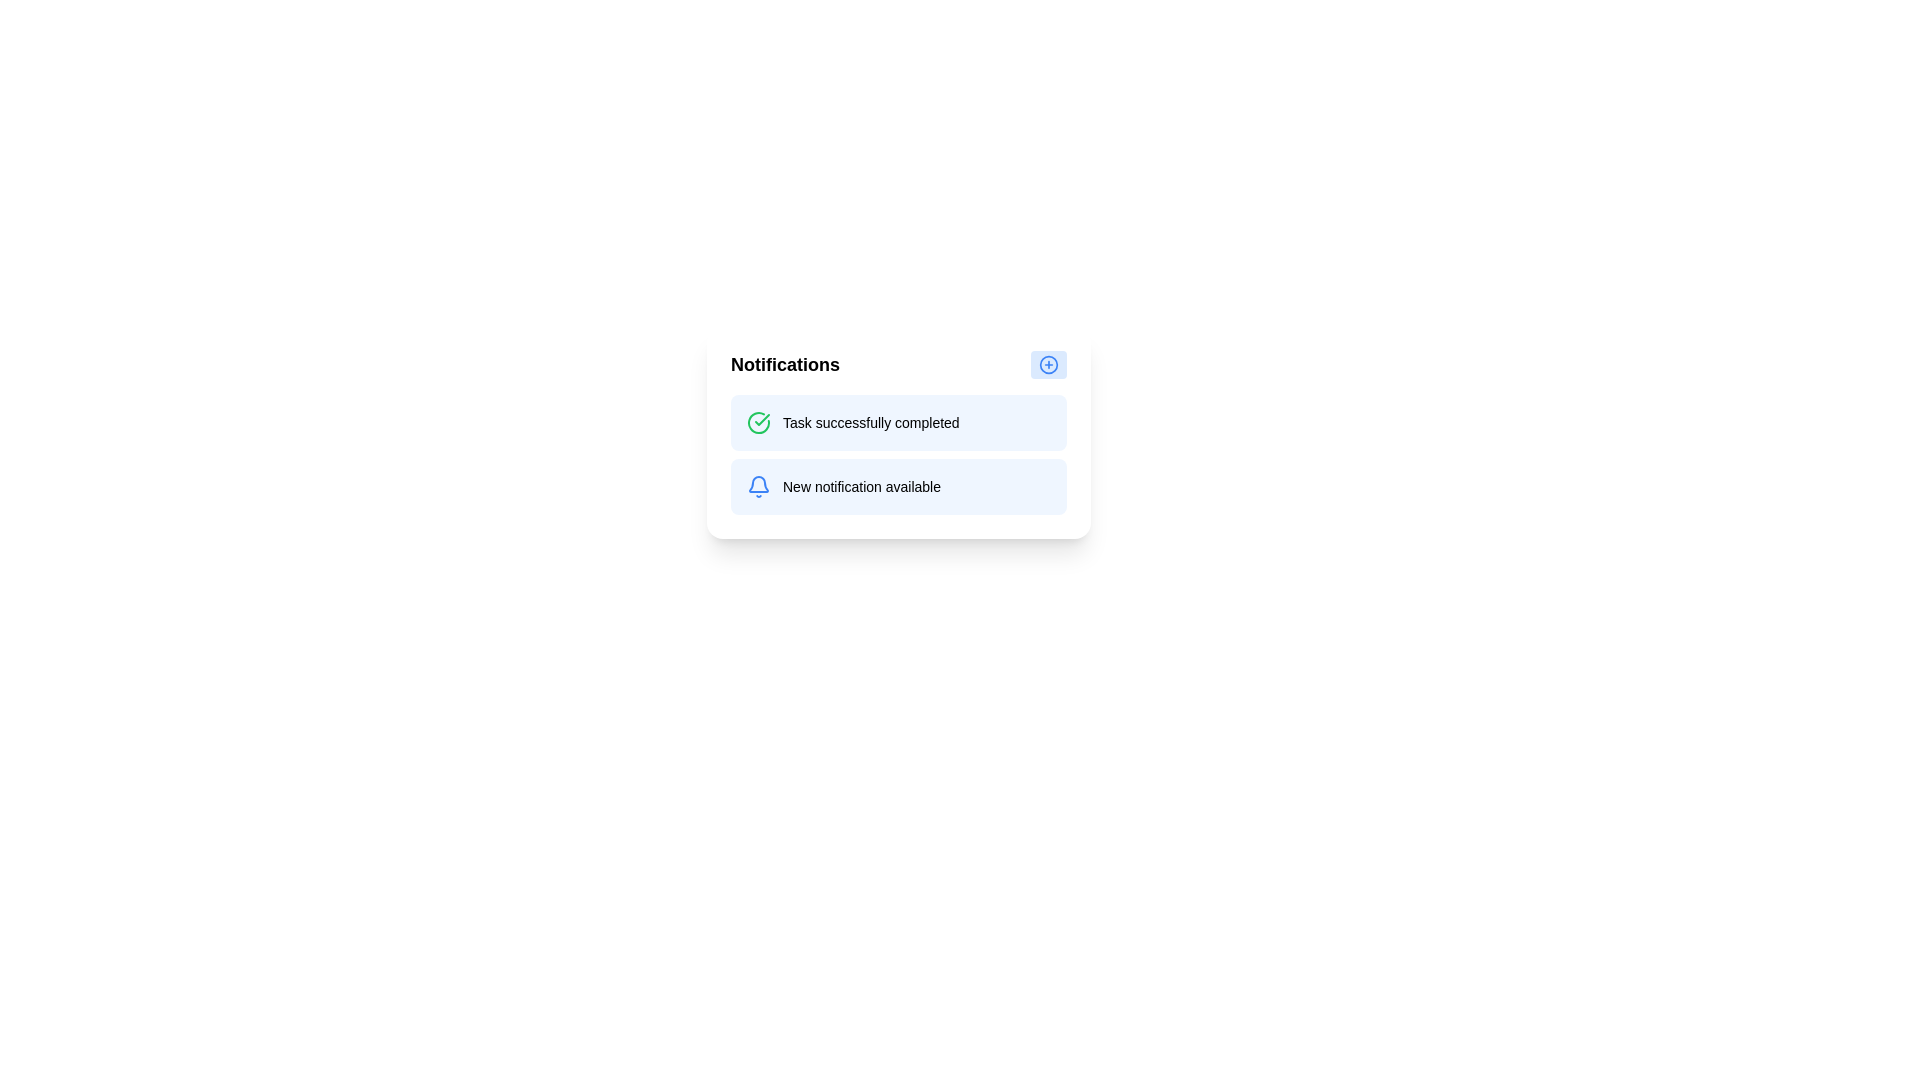  I want to click on the notification text reading 'Task successfully completed', which is styled in small text format and positioned next to a green success checkmark icon within the notifications display, so click(871, 422).